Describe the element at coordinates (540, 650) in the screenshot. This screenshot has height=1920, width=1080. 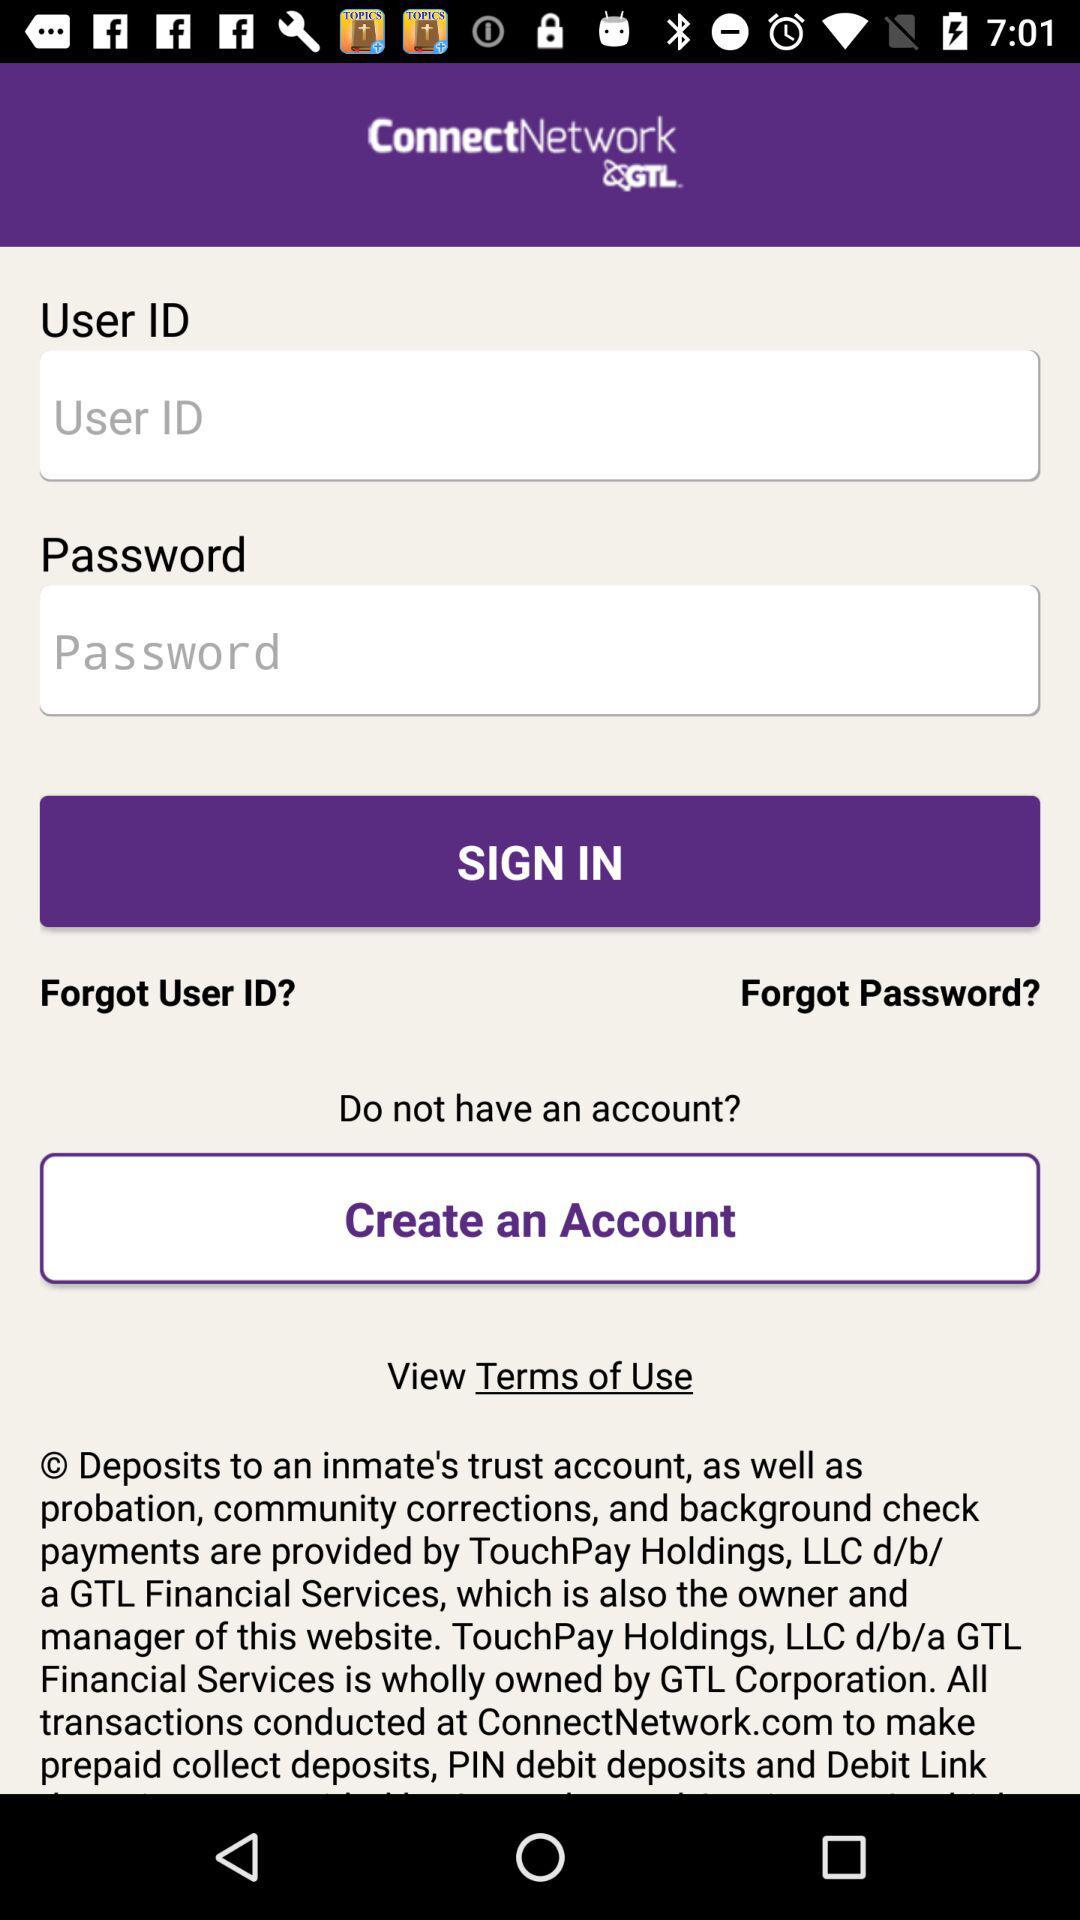
I see `password` at that location.